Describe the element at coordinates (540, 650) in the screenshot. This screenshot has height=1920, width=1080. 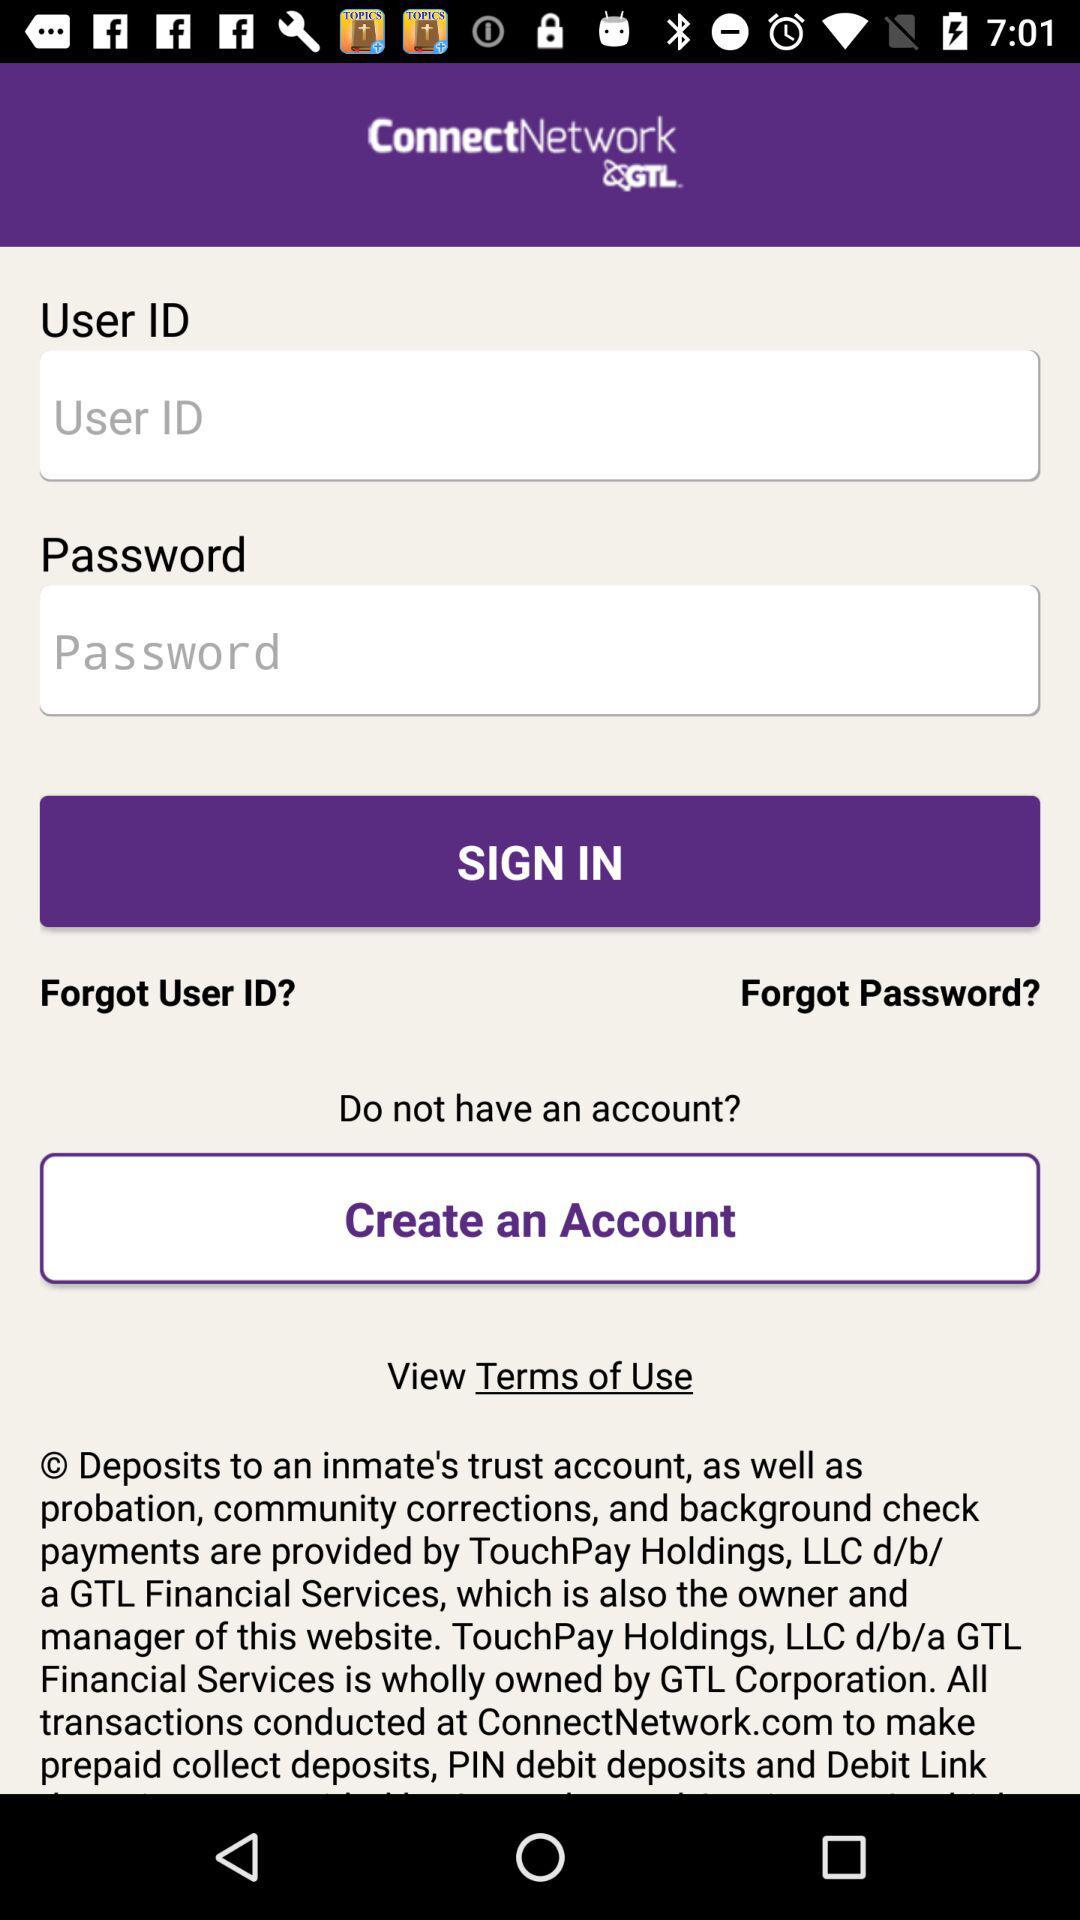
I see `password` at that location.